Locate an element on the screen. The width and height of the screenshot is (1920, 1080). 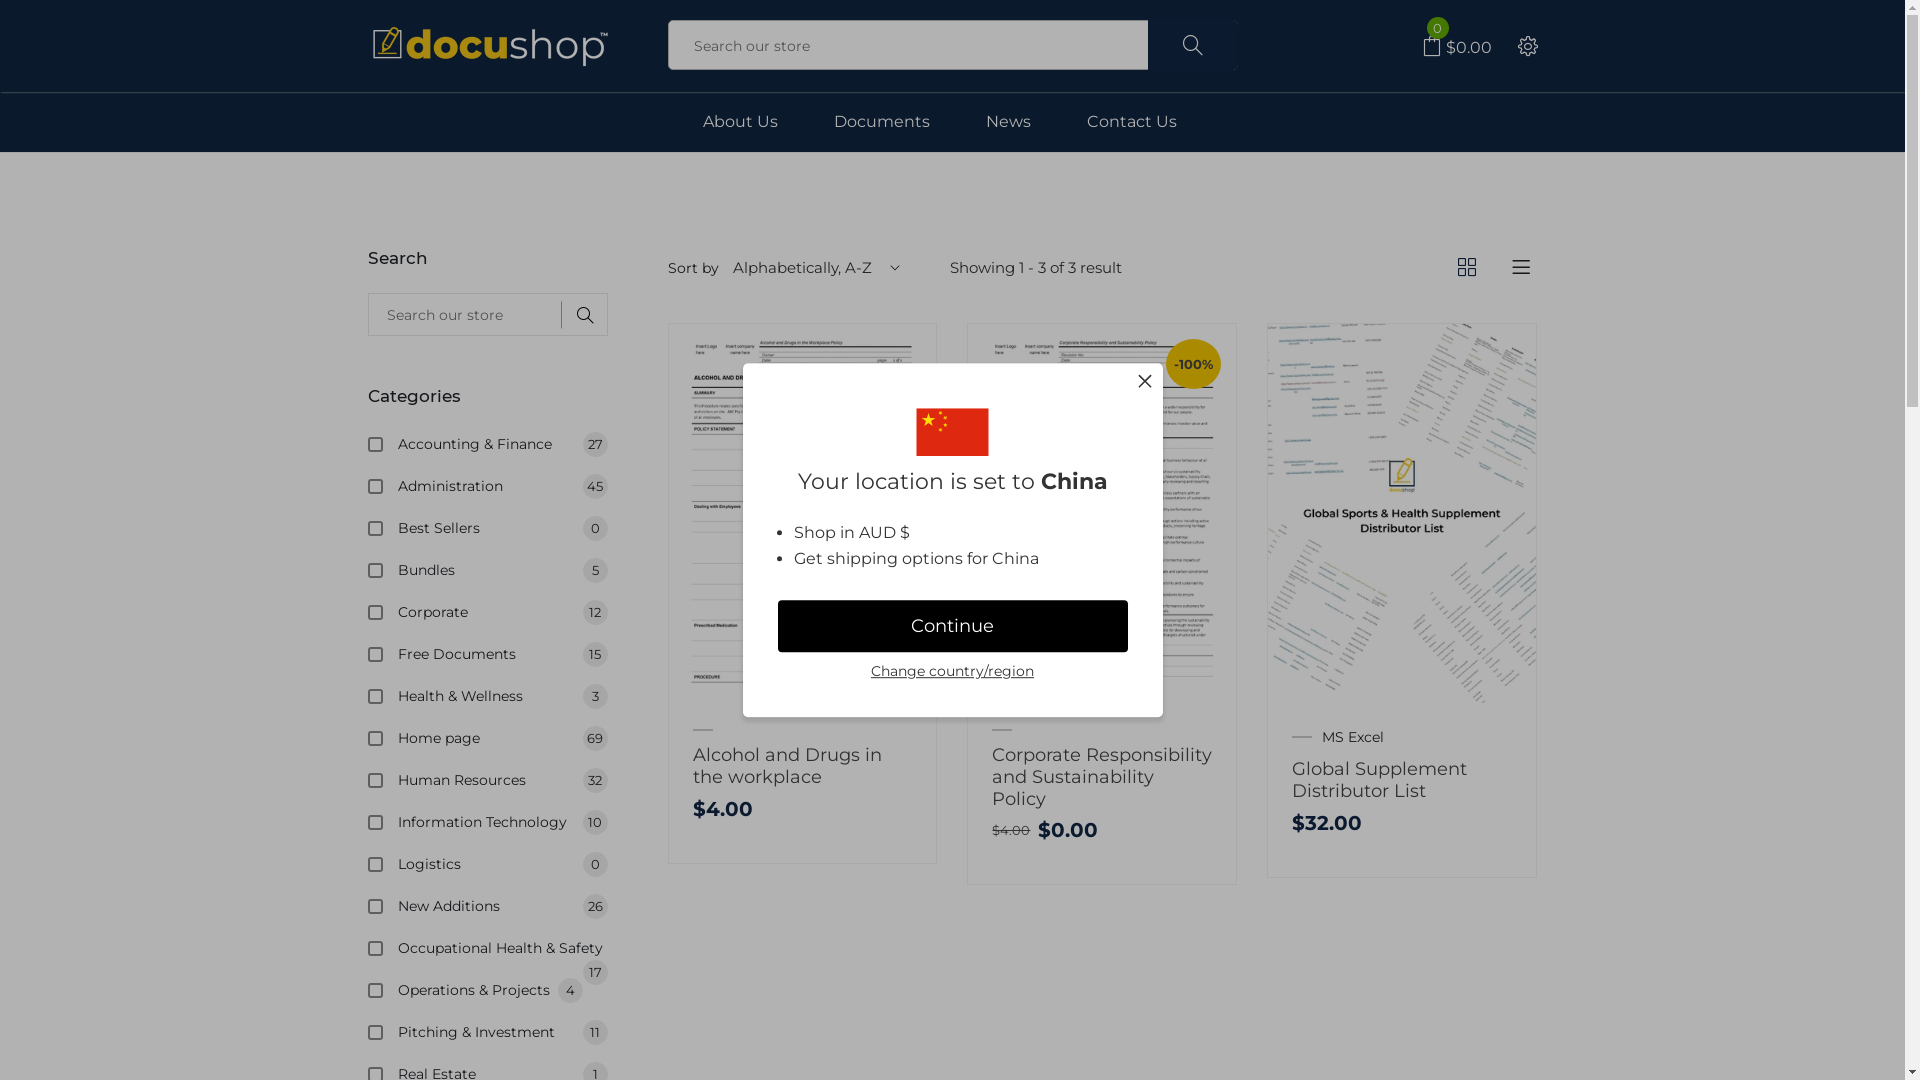
'Administration is located at coordinates (503, 486).